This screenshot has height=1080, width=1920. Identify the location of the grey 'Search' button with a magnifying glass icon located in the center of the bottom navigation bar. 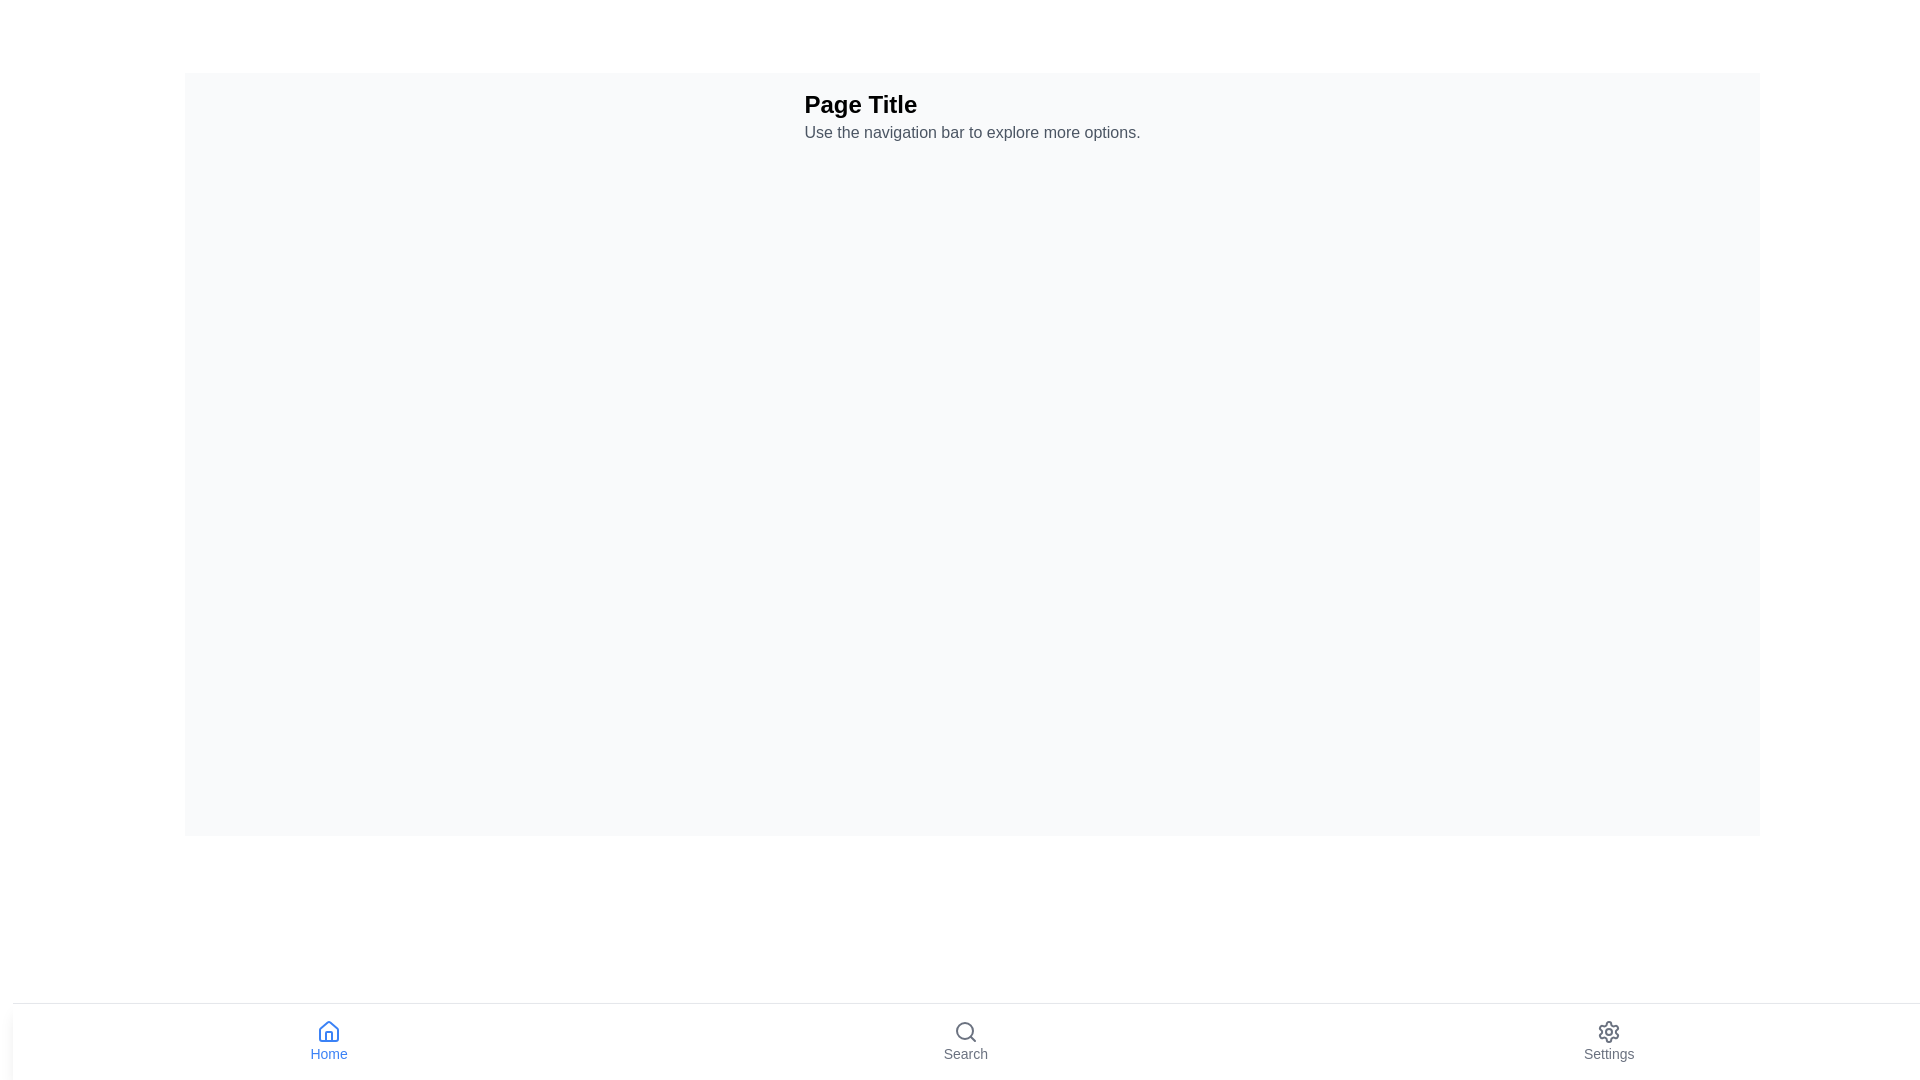
(965, 1040).